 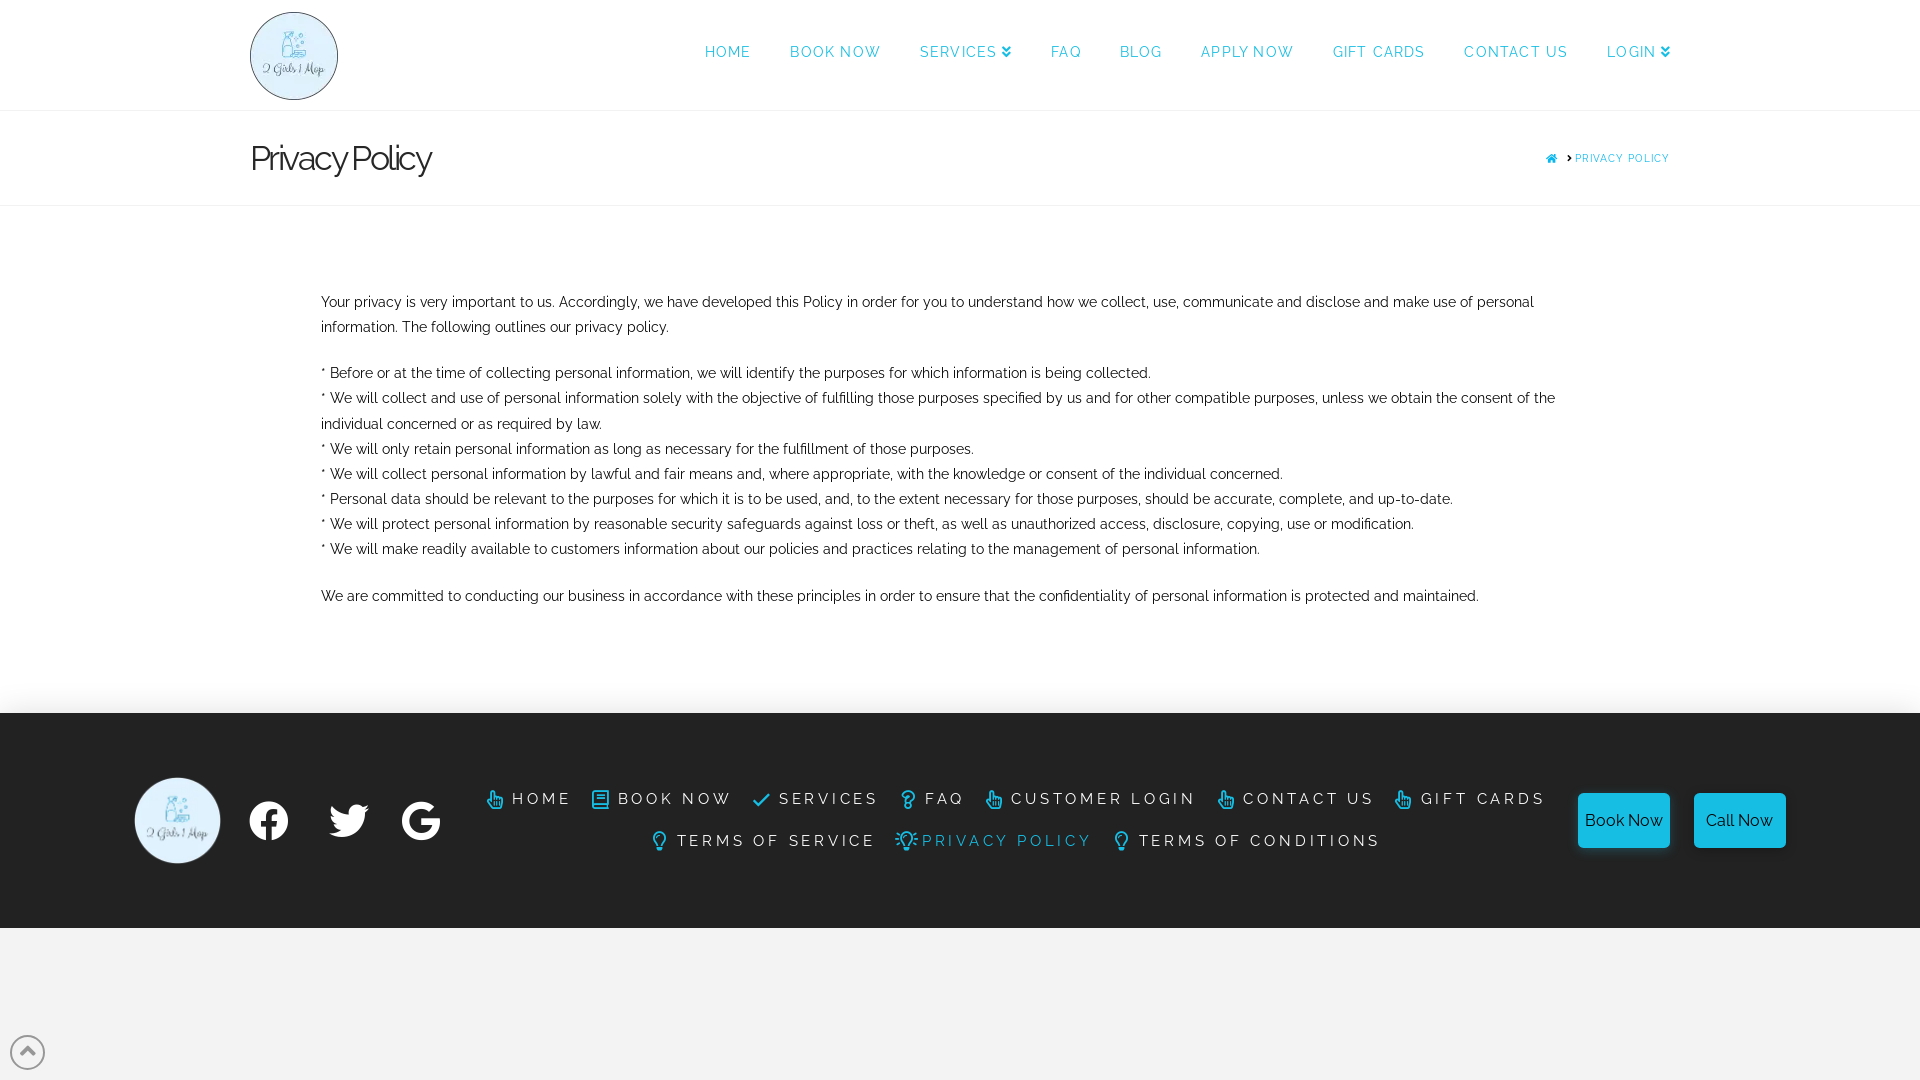 What do you see at coordinates (9, 1051) in the screenshot?
I see `'Back to Top'` at bounding box center [9, 1051].